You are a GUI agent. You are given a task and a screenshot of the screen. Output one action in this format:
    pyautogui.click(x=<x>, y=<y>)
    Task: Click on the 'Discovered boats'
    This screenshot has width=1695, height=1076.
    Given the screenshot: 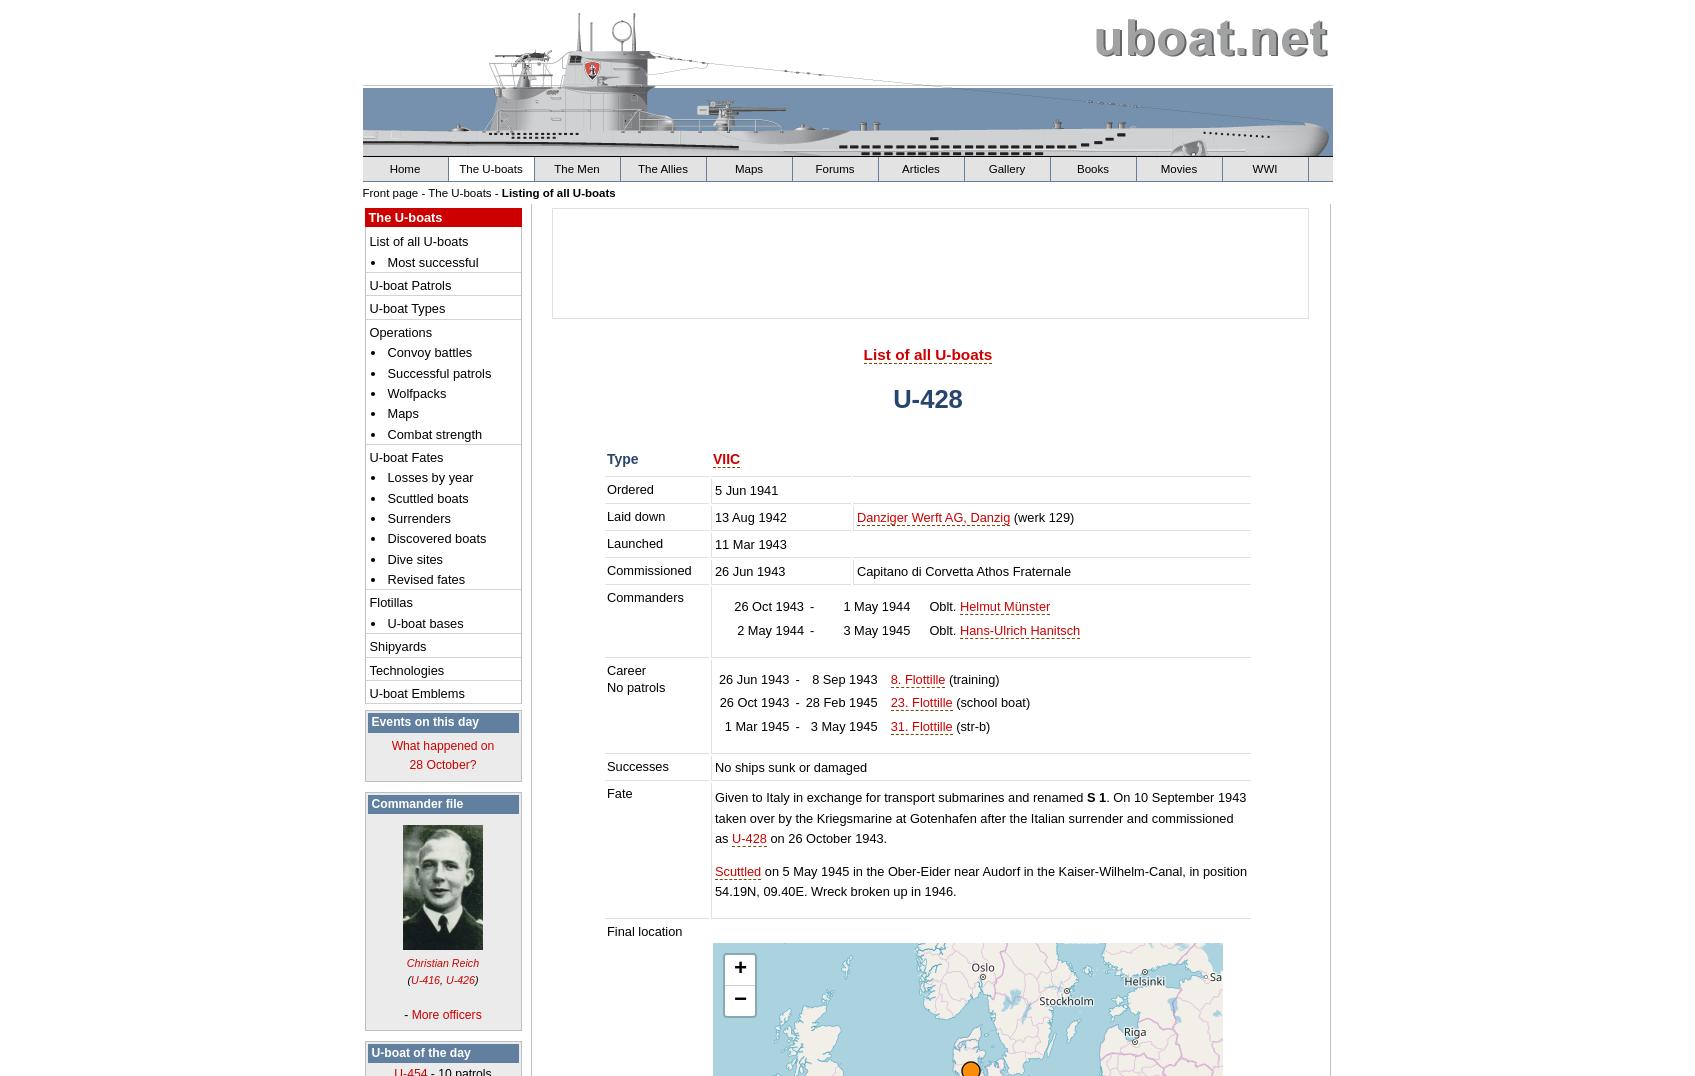 What is the action you would take?
    pyautogui.click(x=436, y=538)
    